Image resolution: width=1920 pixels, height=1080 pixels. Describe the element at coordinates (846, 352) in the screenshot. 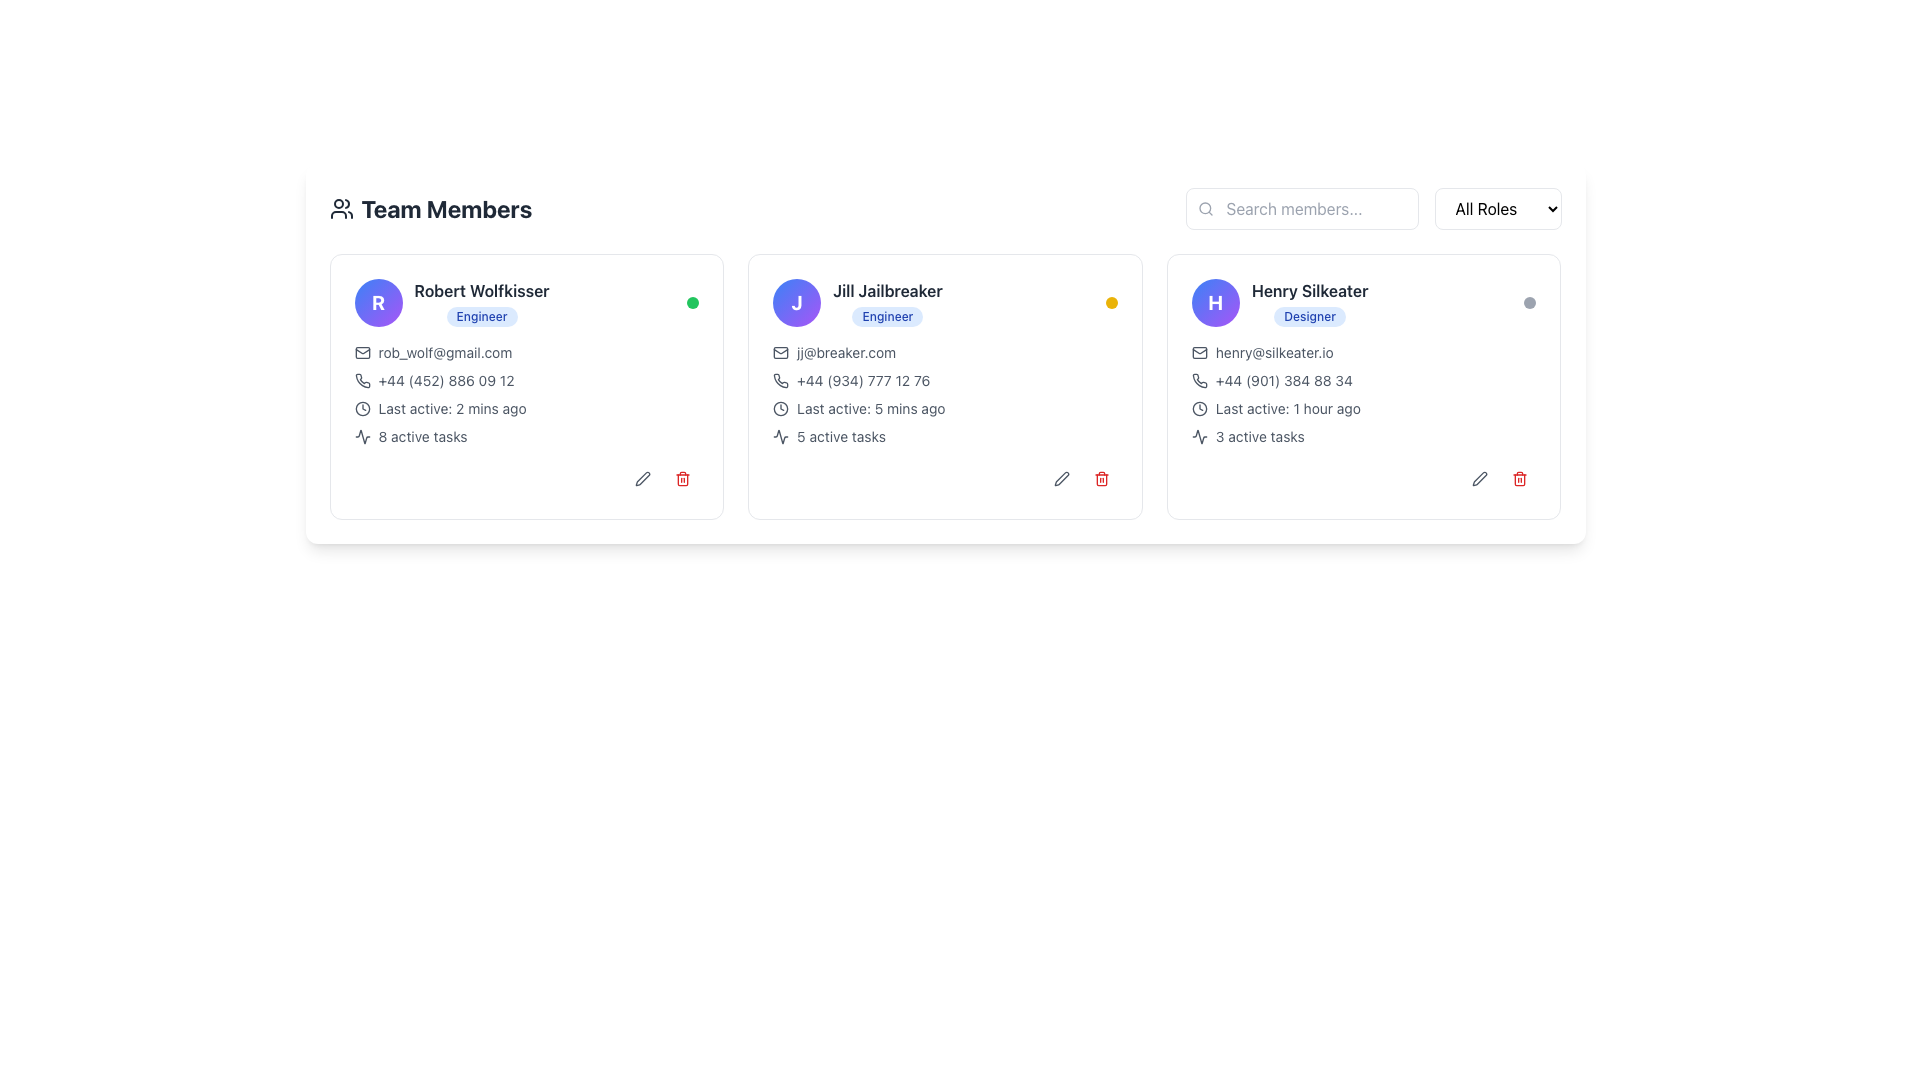

I see `the email hyperlink 'jj@breaker.com' located under the name 'Jill Jailbreaker' in the middle card` at that location.